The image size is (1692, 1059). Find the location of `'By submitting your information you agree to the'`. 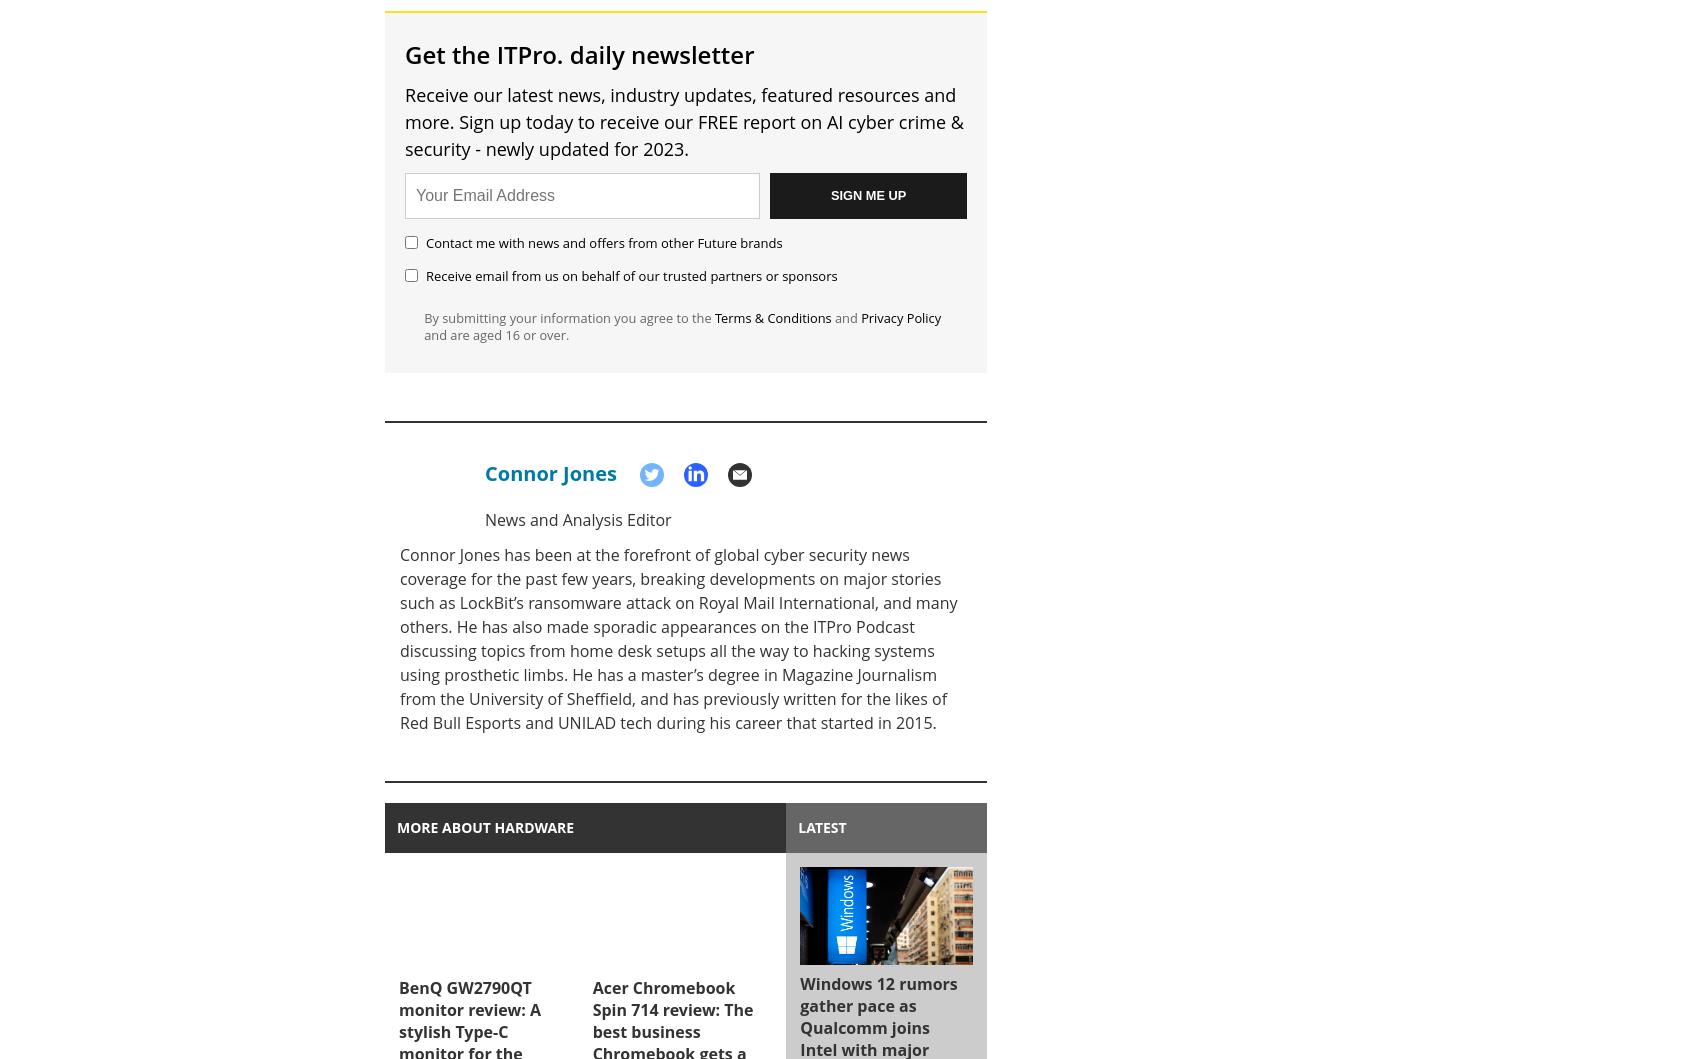

'By submitting your information you agree to the' is located at coordinates (568, 318).